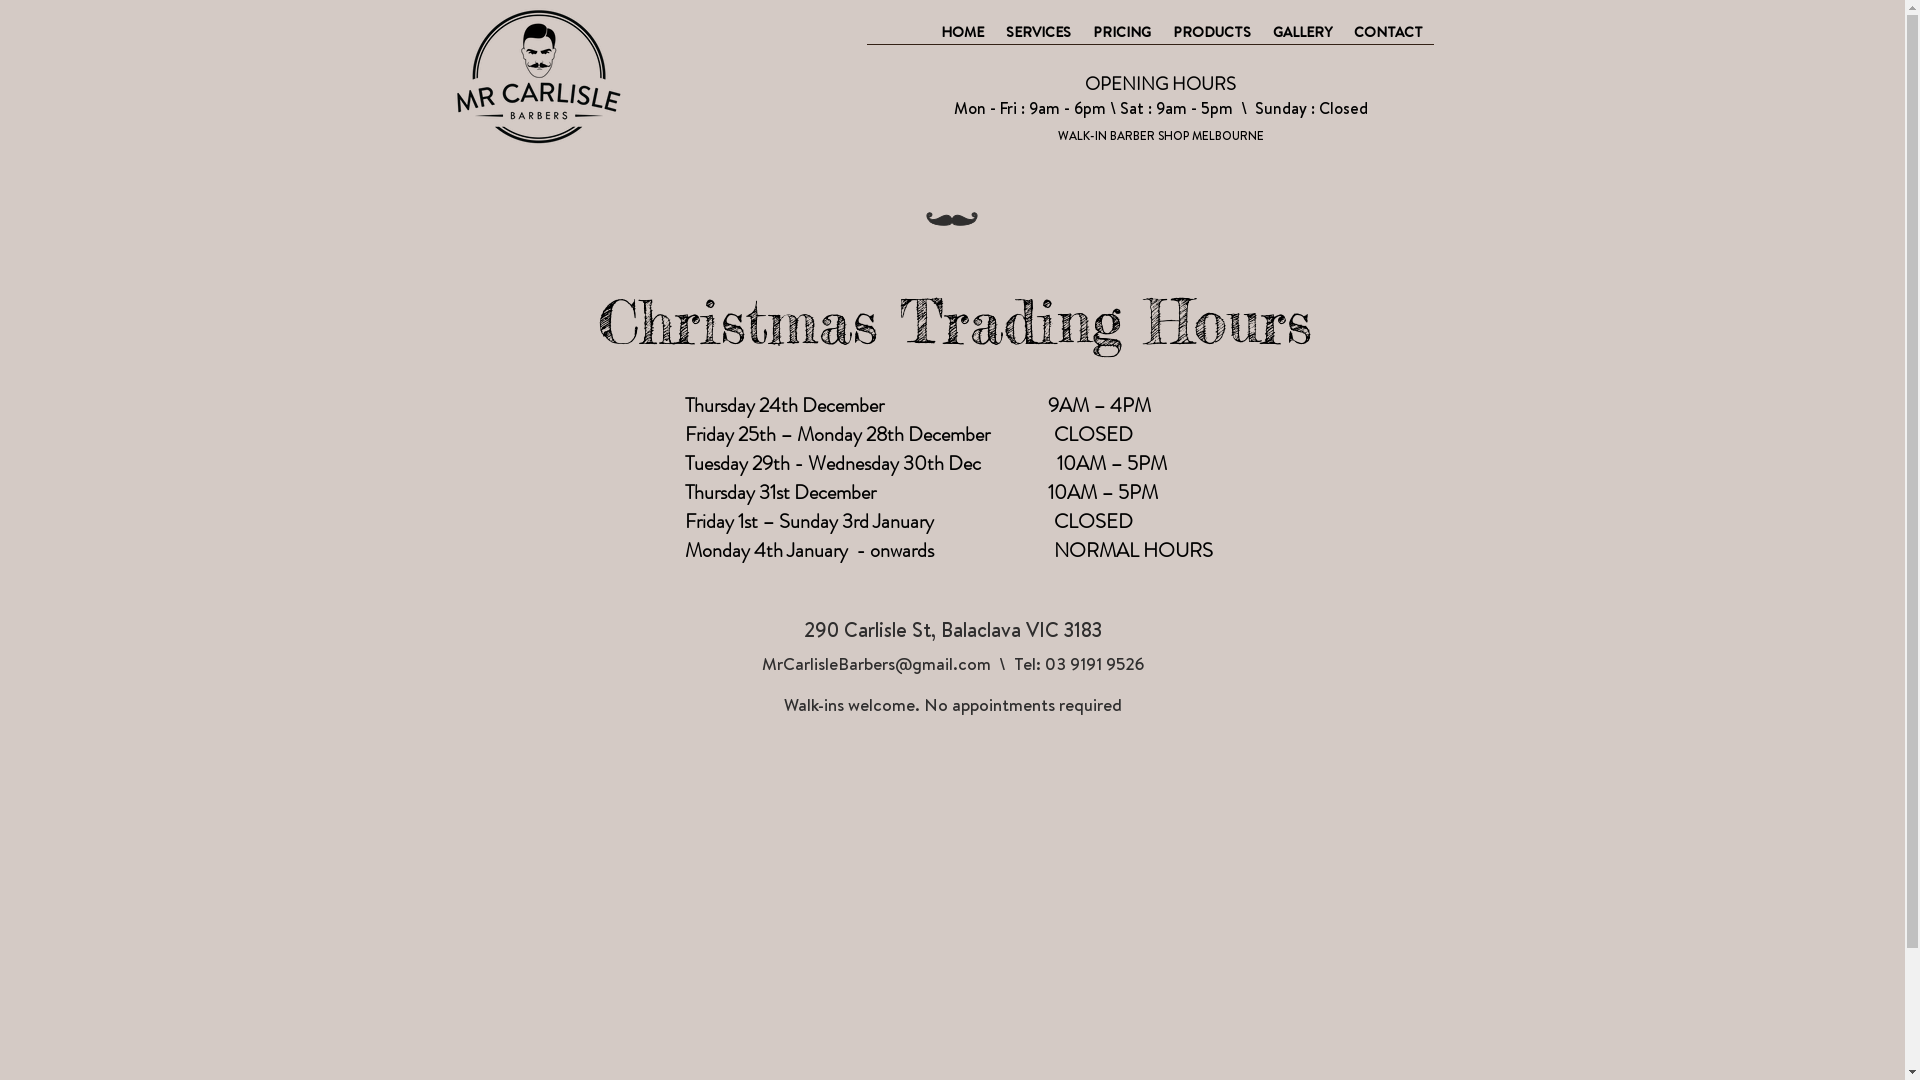 This screenshot has height=1080, width=1920. What do you see at coordinates (962, 38) in the screenshot?
I see `'HOME'` at bounding box center [962, 38].